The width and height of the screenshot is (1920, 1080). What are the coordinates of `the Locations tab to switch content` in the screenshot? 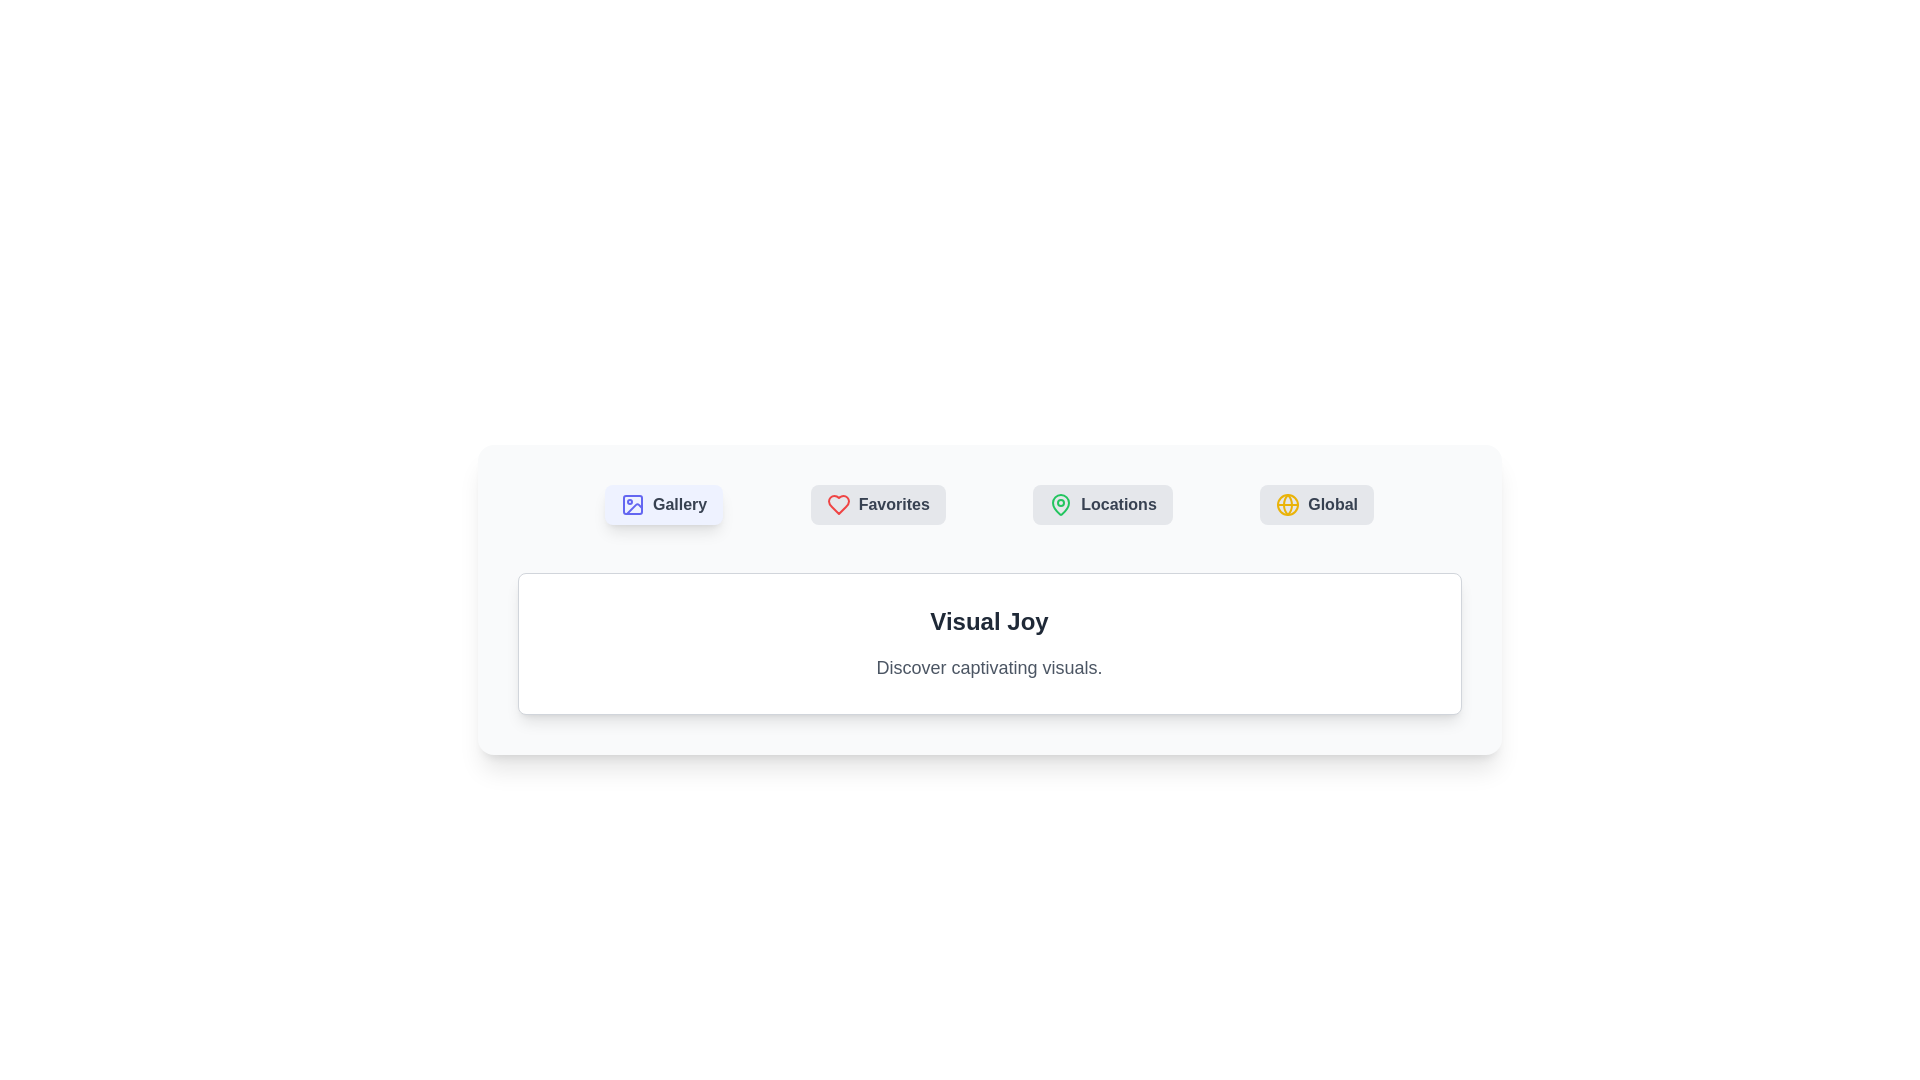 It's located at (1102, 504).